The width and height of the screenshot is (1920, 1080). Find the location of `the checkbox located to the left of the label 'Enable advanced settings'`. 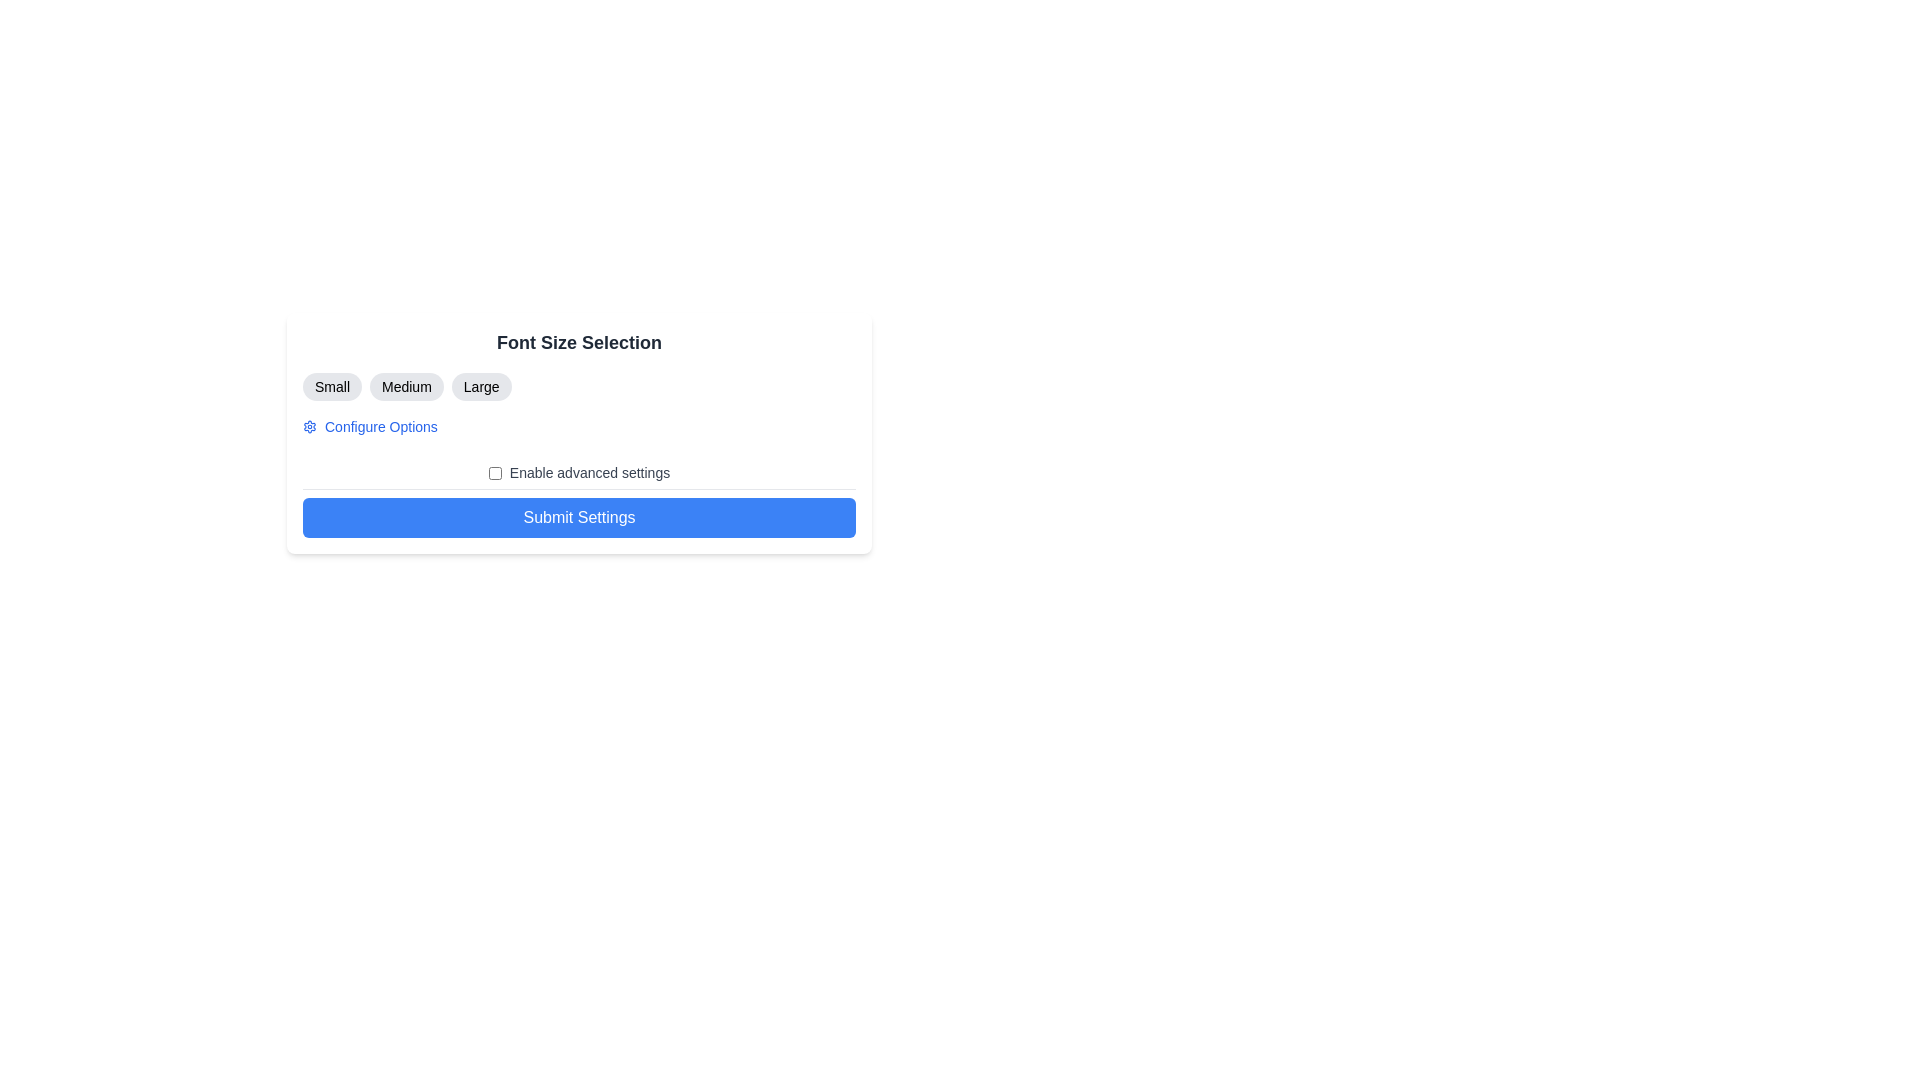

the checkbox located to the left of the label 'Enable advanced settings' is located at coordinates (495, 473).